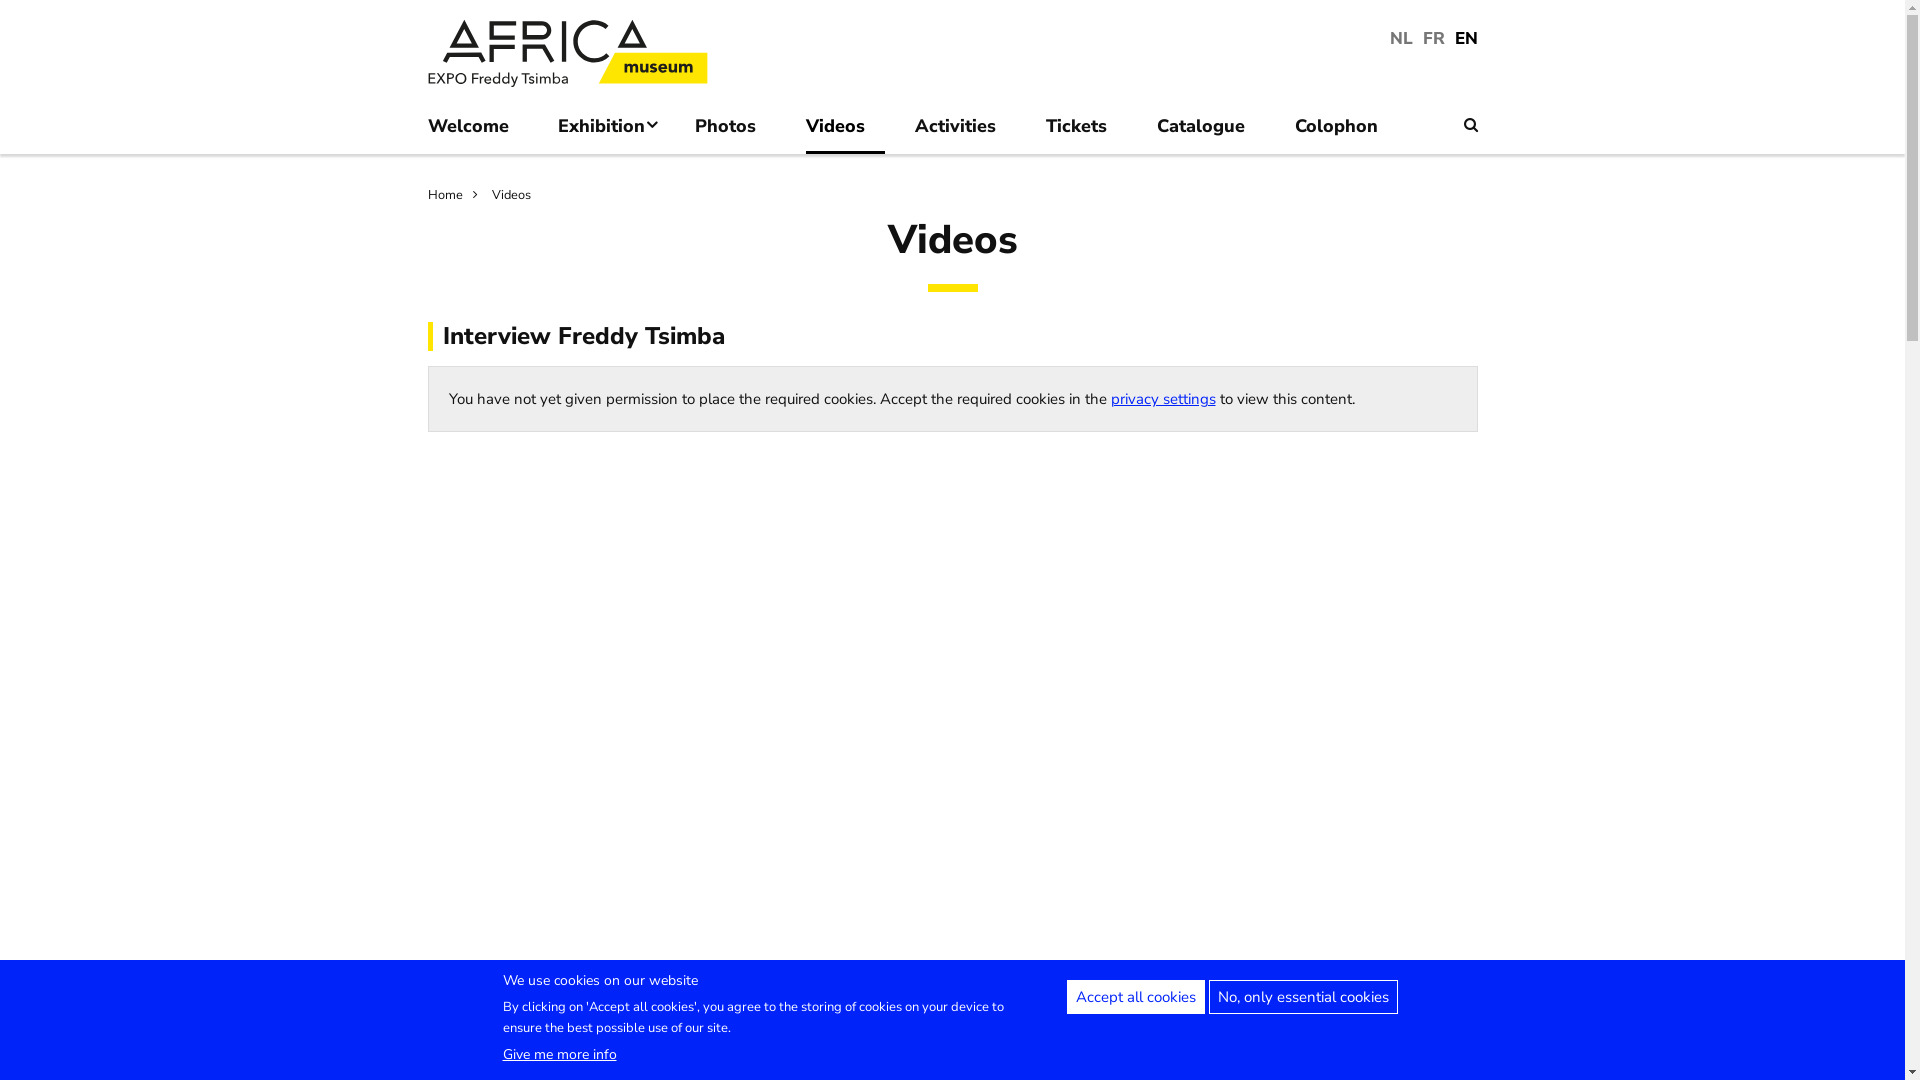 The width and height of the screenshot is (1920, 1080). Describe the element at coordinates (1302, 996) in the screenshot. I see `'No, only essential cookies'` at that location.